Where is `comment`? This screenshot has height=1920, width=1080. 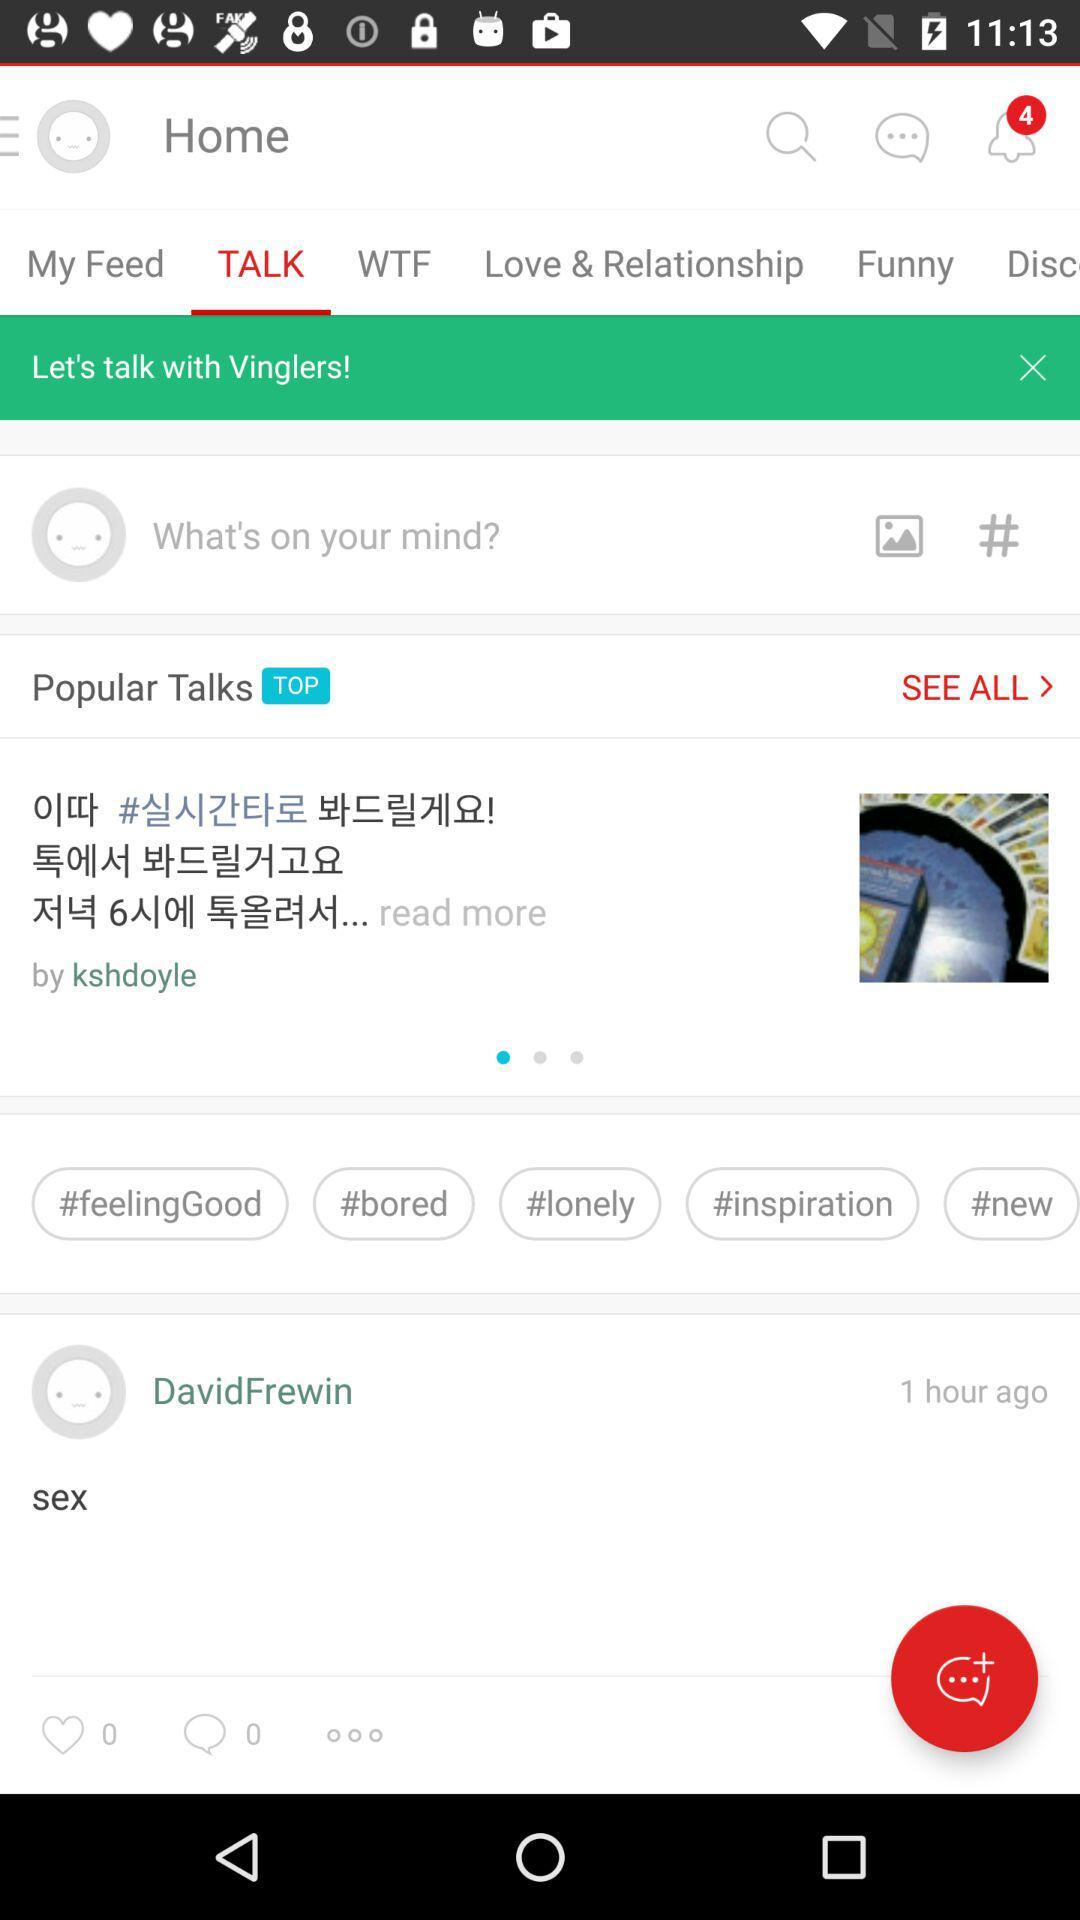
comment is located at coordinates (901, 135).